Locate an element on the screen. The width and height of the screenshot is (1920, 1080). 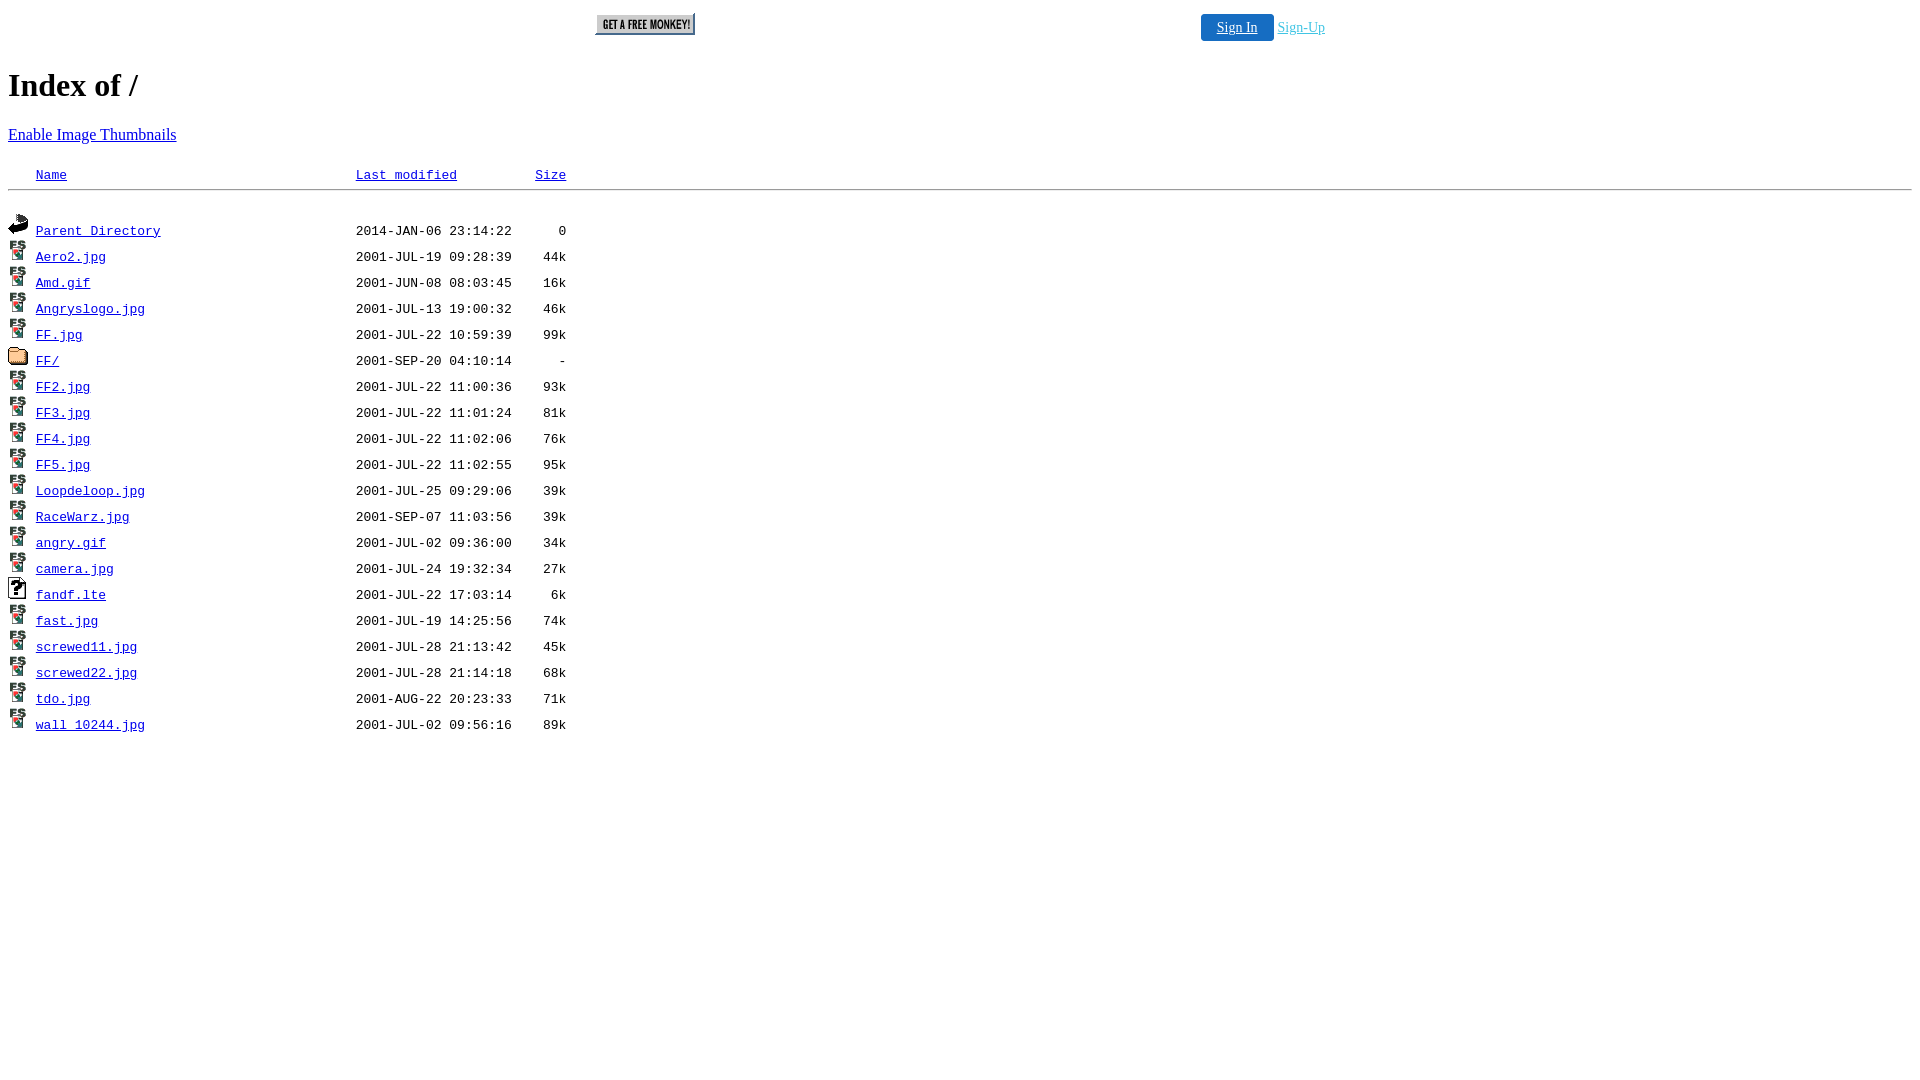
'screwed11.jpg' is located at coordinates (85, 647).